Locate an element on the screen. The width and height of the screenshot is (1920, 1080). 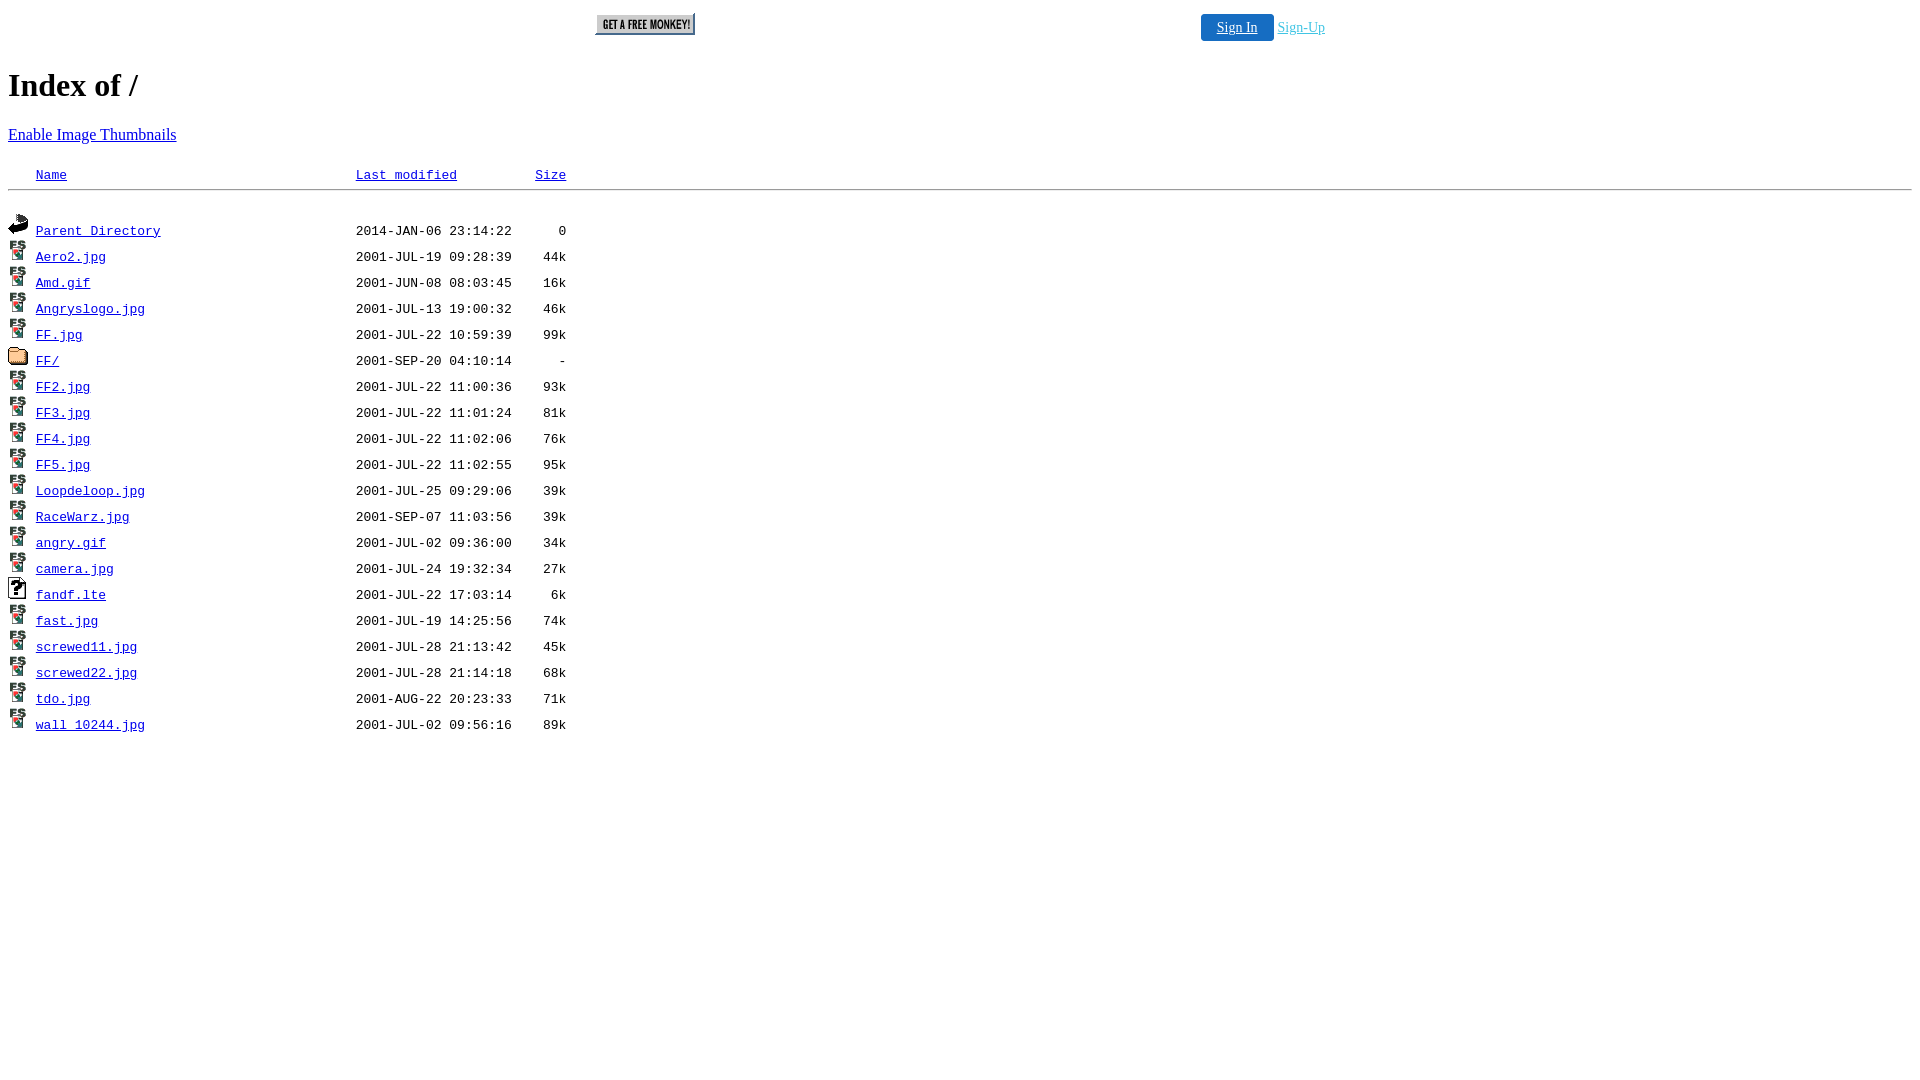
'screwed11.jpg' is located at coordinates (85, 647).